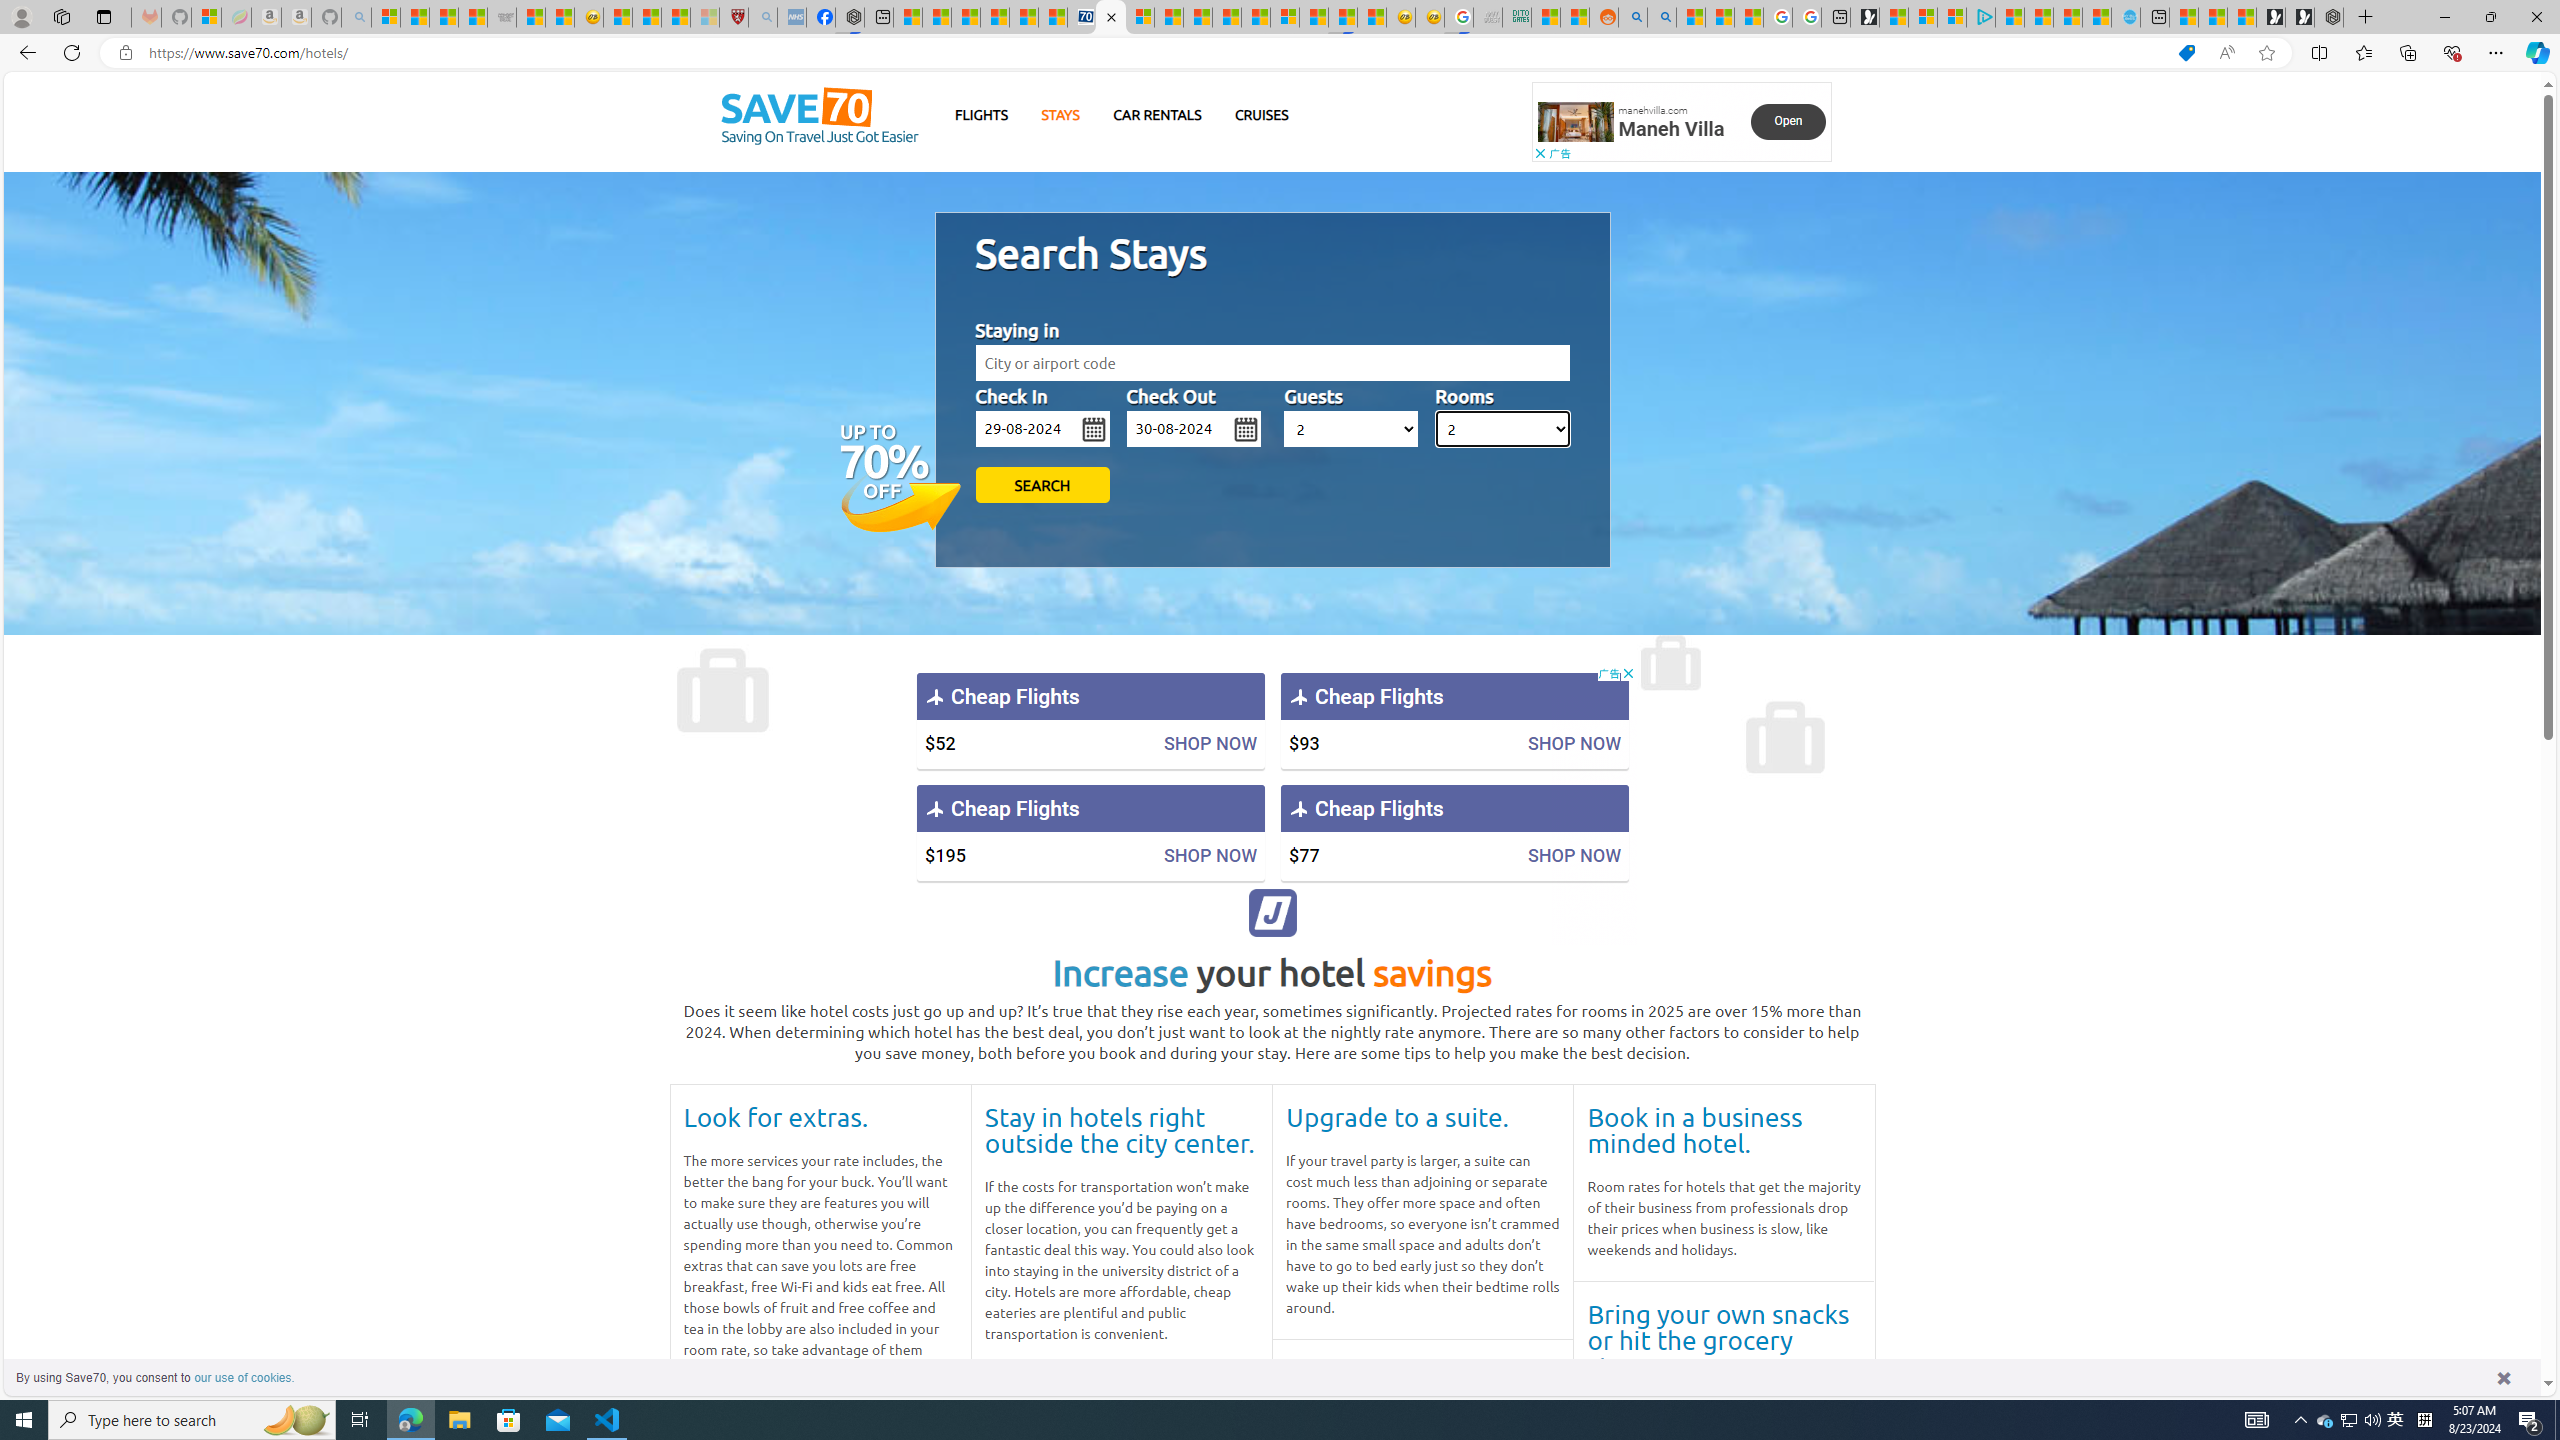 Image resolution: width=2560 pixels, height=1440 pixels. What do you see at coordinates (1627, 673) in the screenshot?
I see `'AutomationID: cbb'` at bounding box center [1627, 673].